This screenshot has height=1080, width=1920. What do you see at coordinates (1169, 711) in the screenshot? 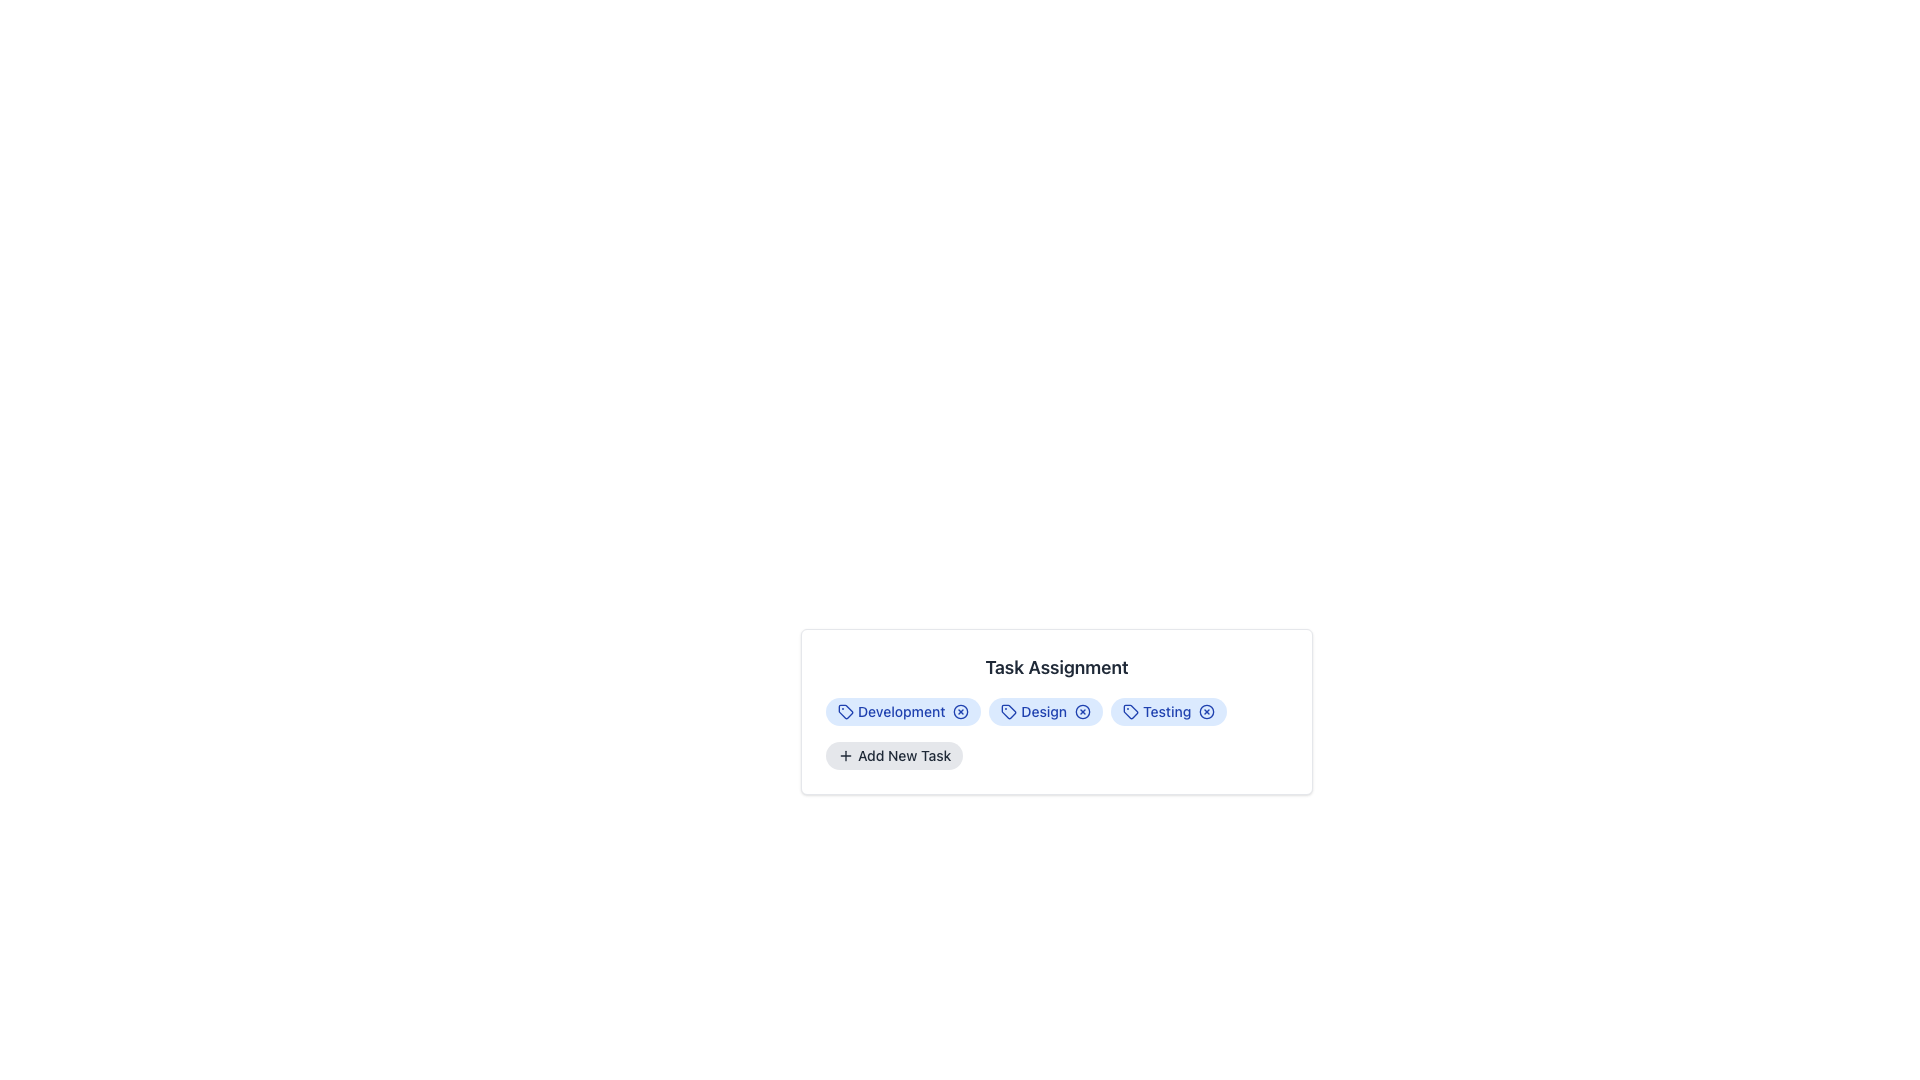
I see `the 'x' button on the light blue badge labeled 'Testing'` at bounding box center [1169, 711].